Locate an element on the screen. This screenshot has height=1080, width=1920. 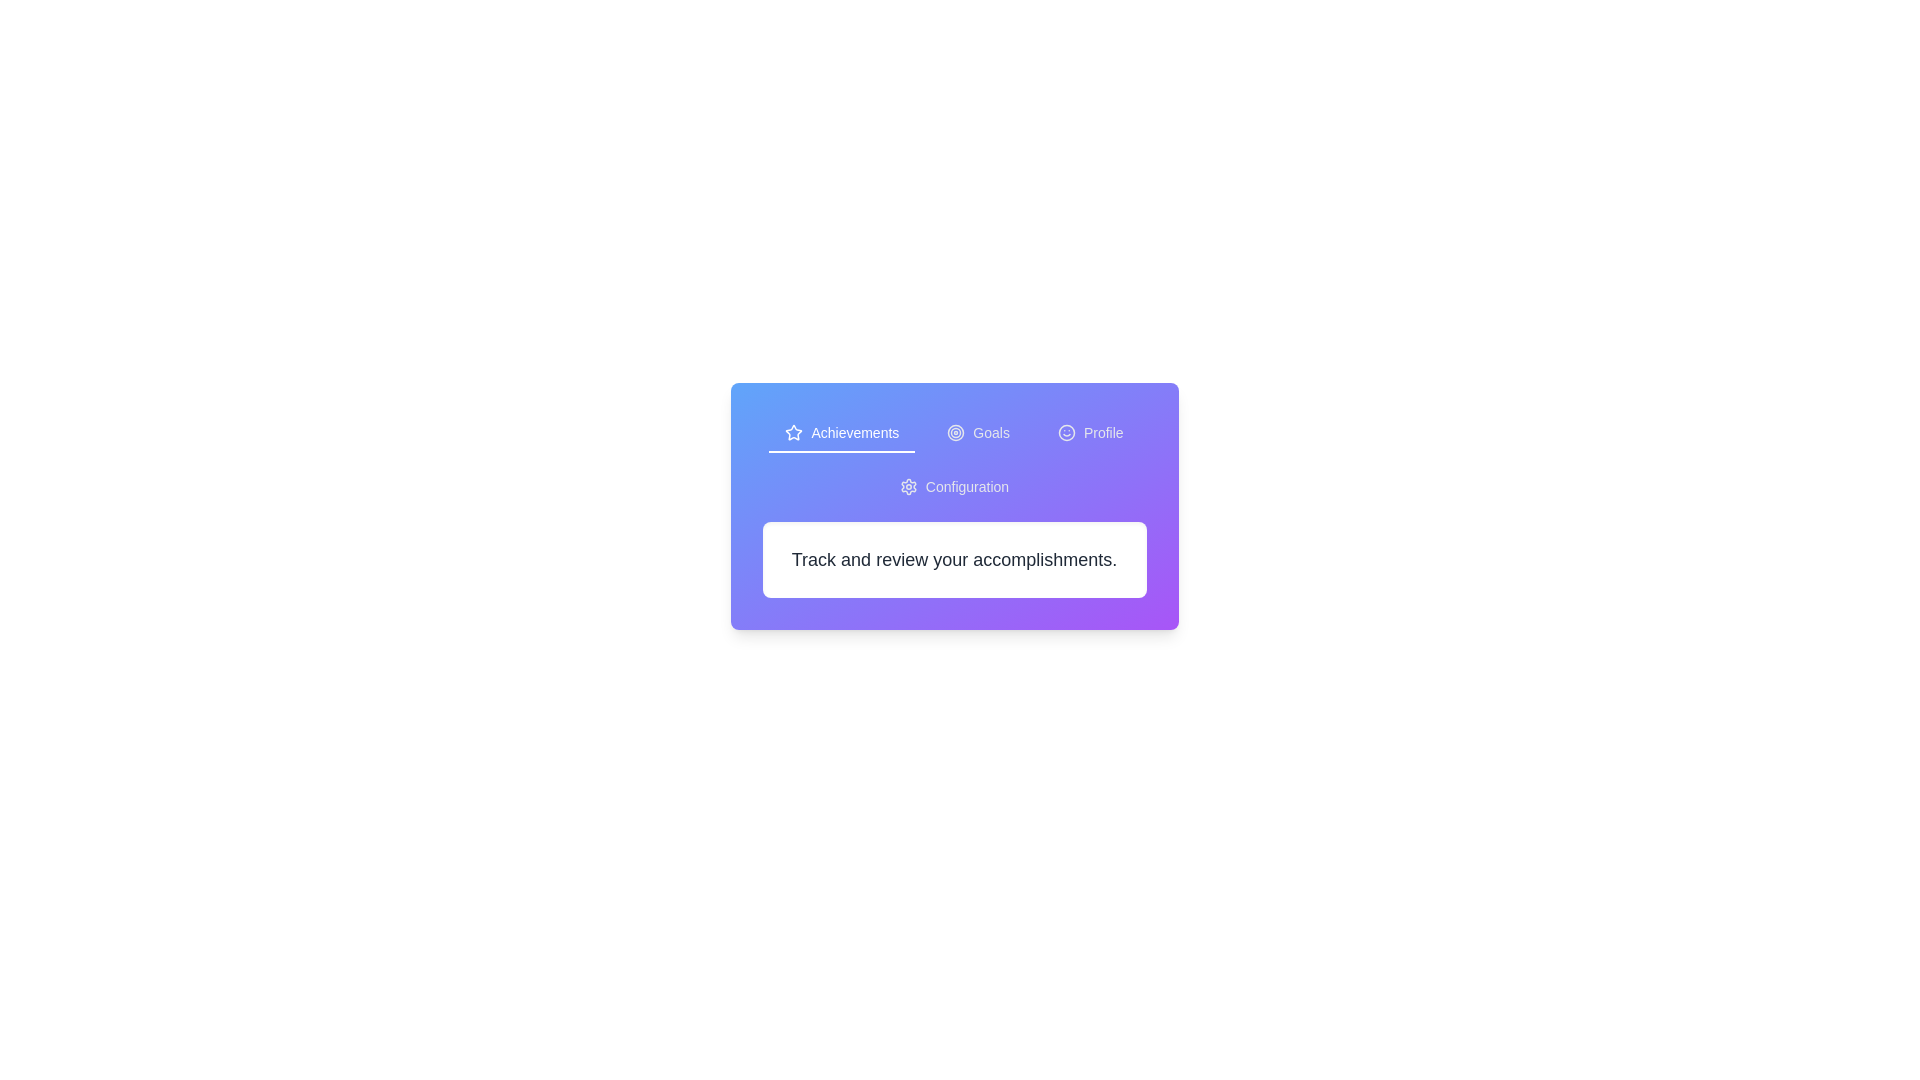
the Profile tab is located at coordinates (1089, 433).